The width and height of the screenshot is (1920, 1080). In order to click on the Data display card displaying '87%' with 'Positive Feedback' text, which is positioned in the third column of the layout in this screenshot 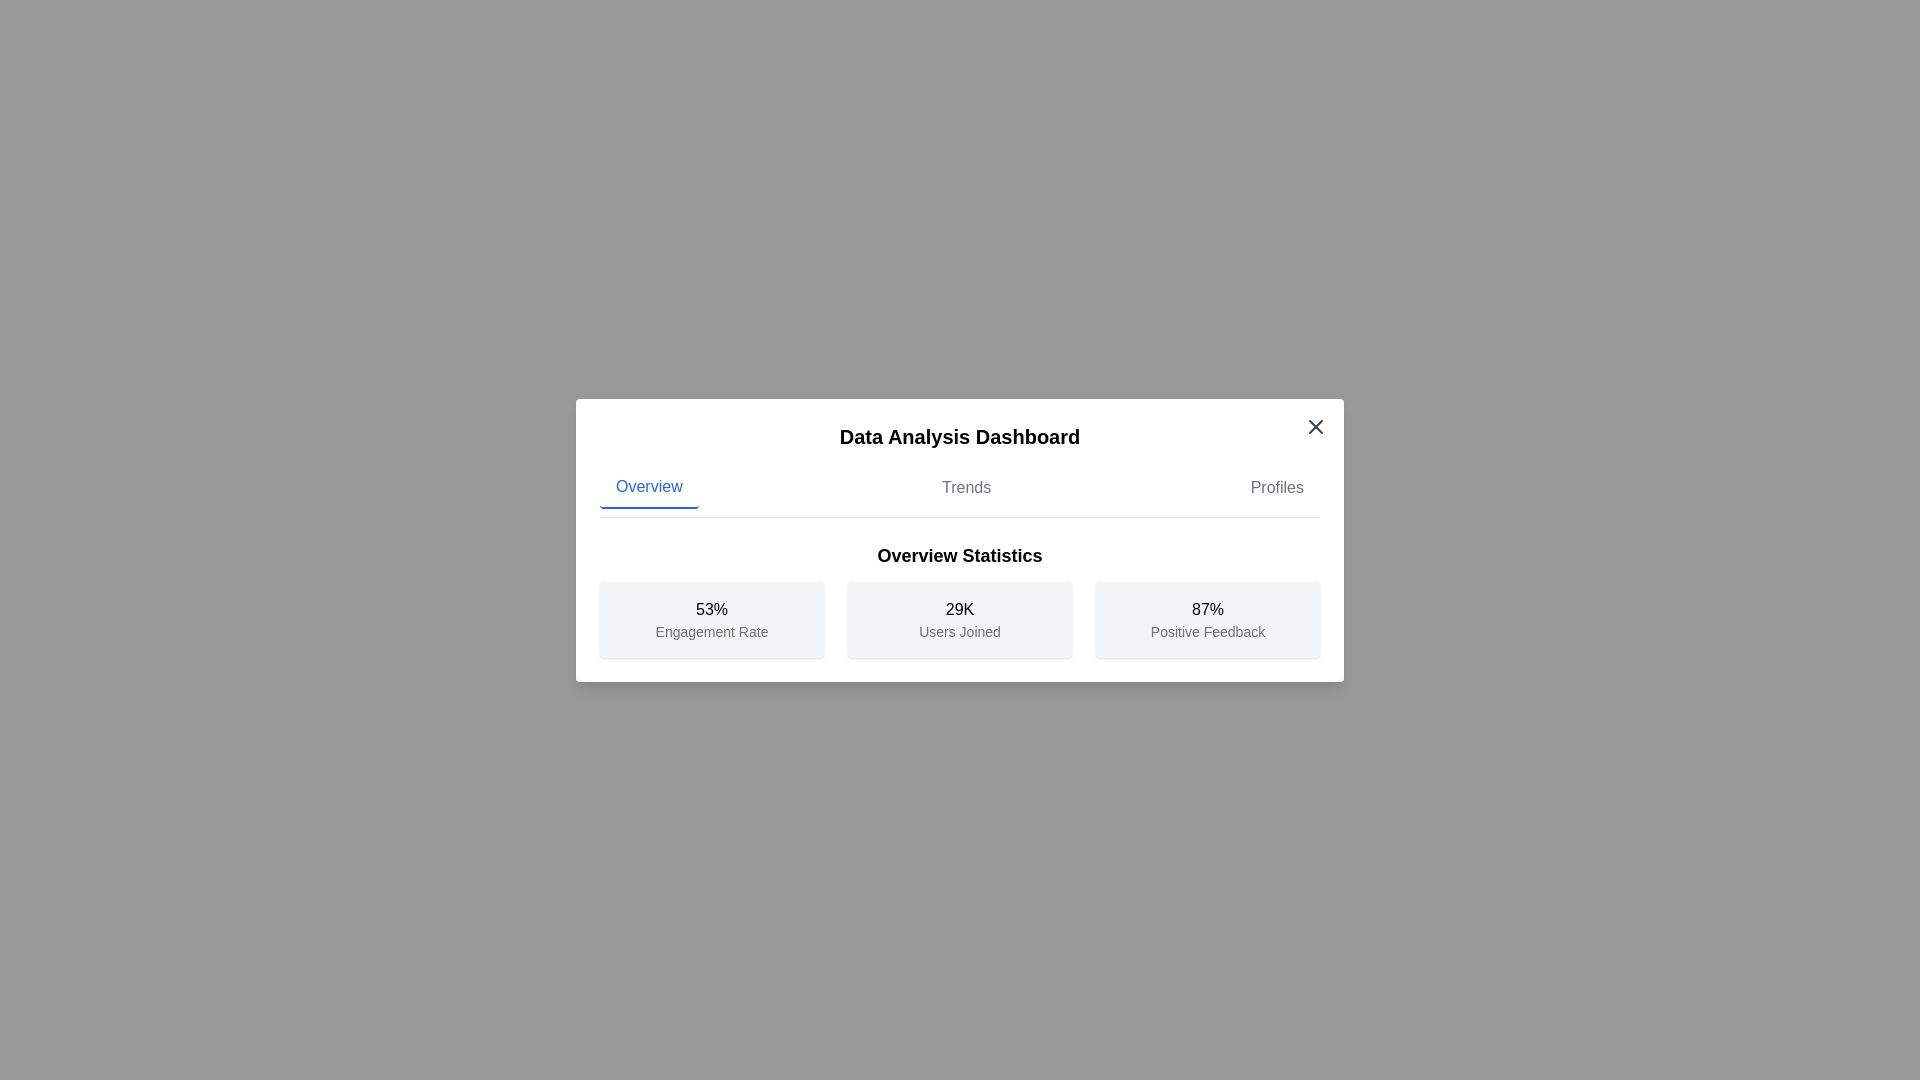, I will do `click(1207, 618)`.